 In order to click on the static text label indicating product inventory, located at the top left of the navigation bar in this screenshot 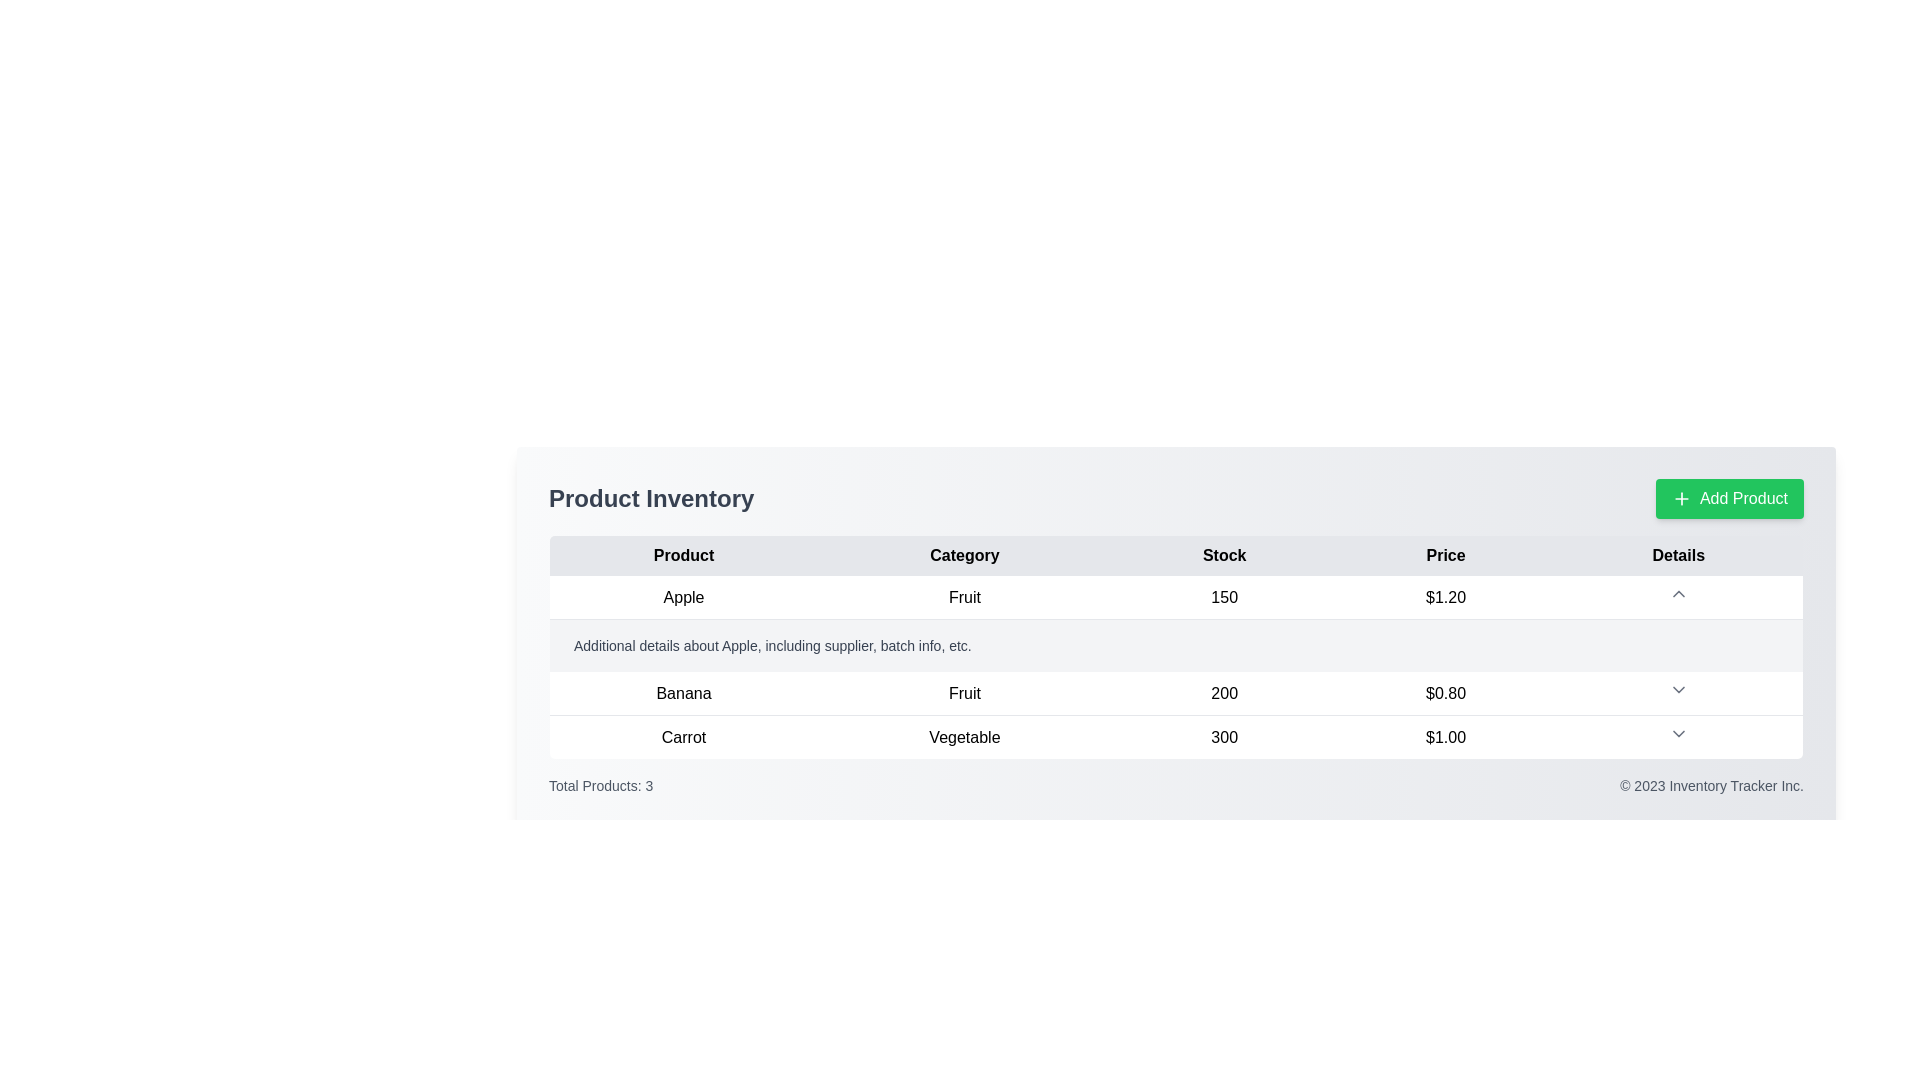, I will do `click(651, 497)`.